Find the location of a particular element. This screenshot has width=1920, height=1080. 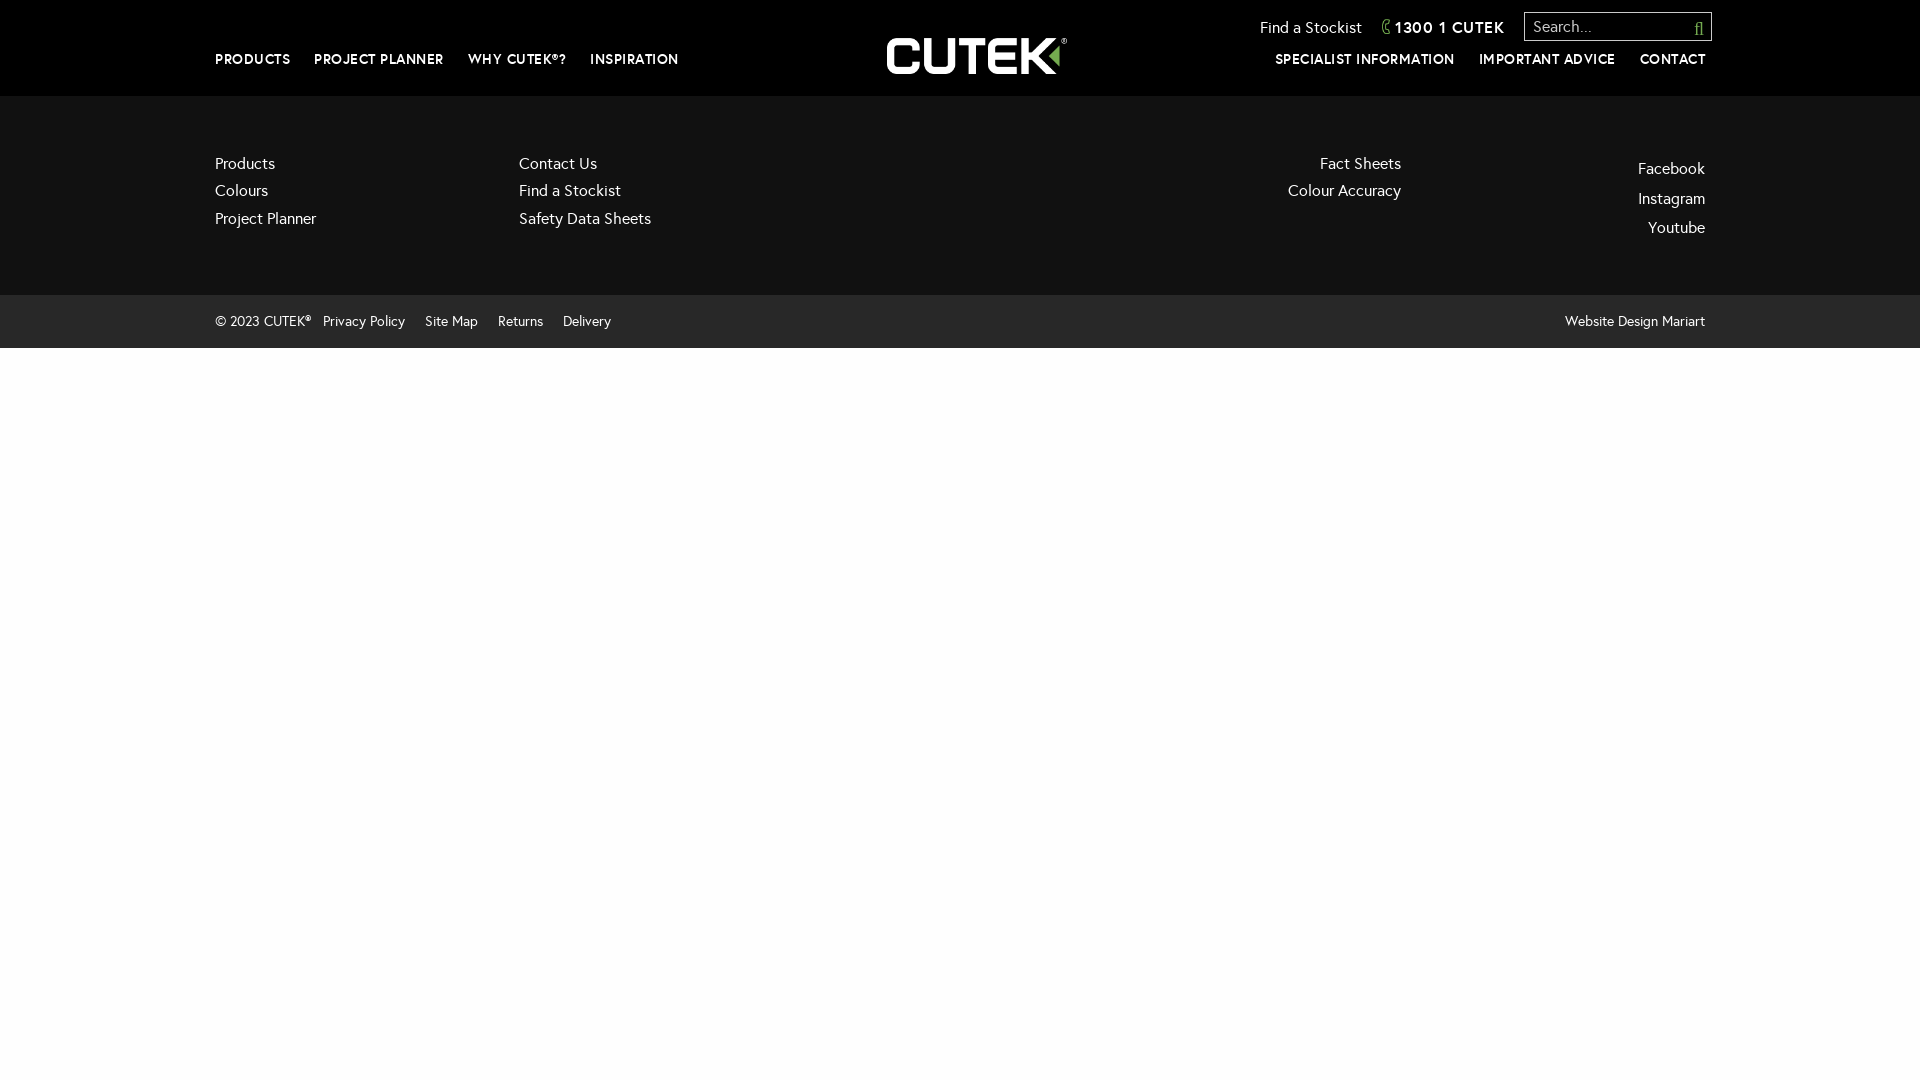

'Facebook' is located at coordinates (1567, 168).